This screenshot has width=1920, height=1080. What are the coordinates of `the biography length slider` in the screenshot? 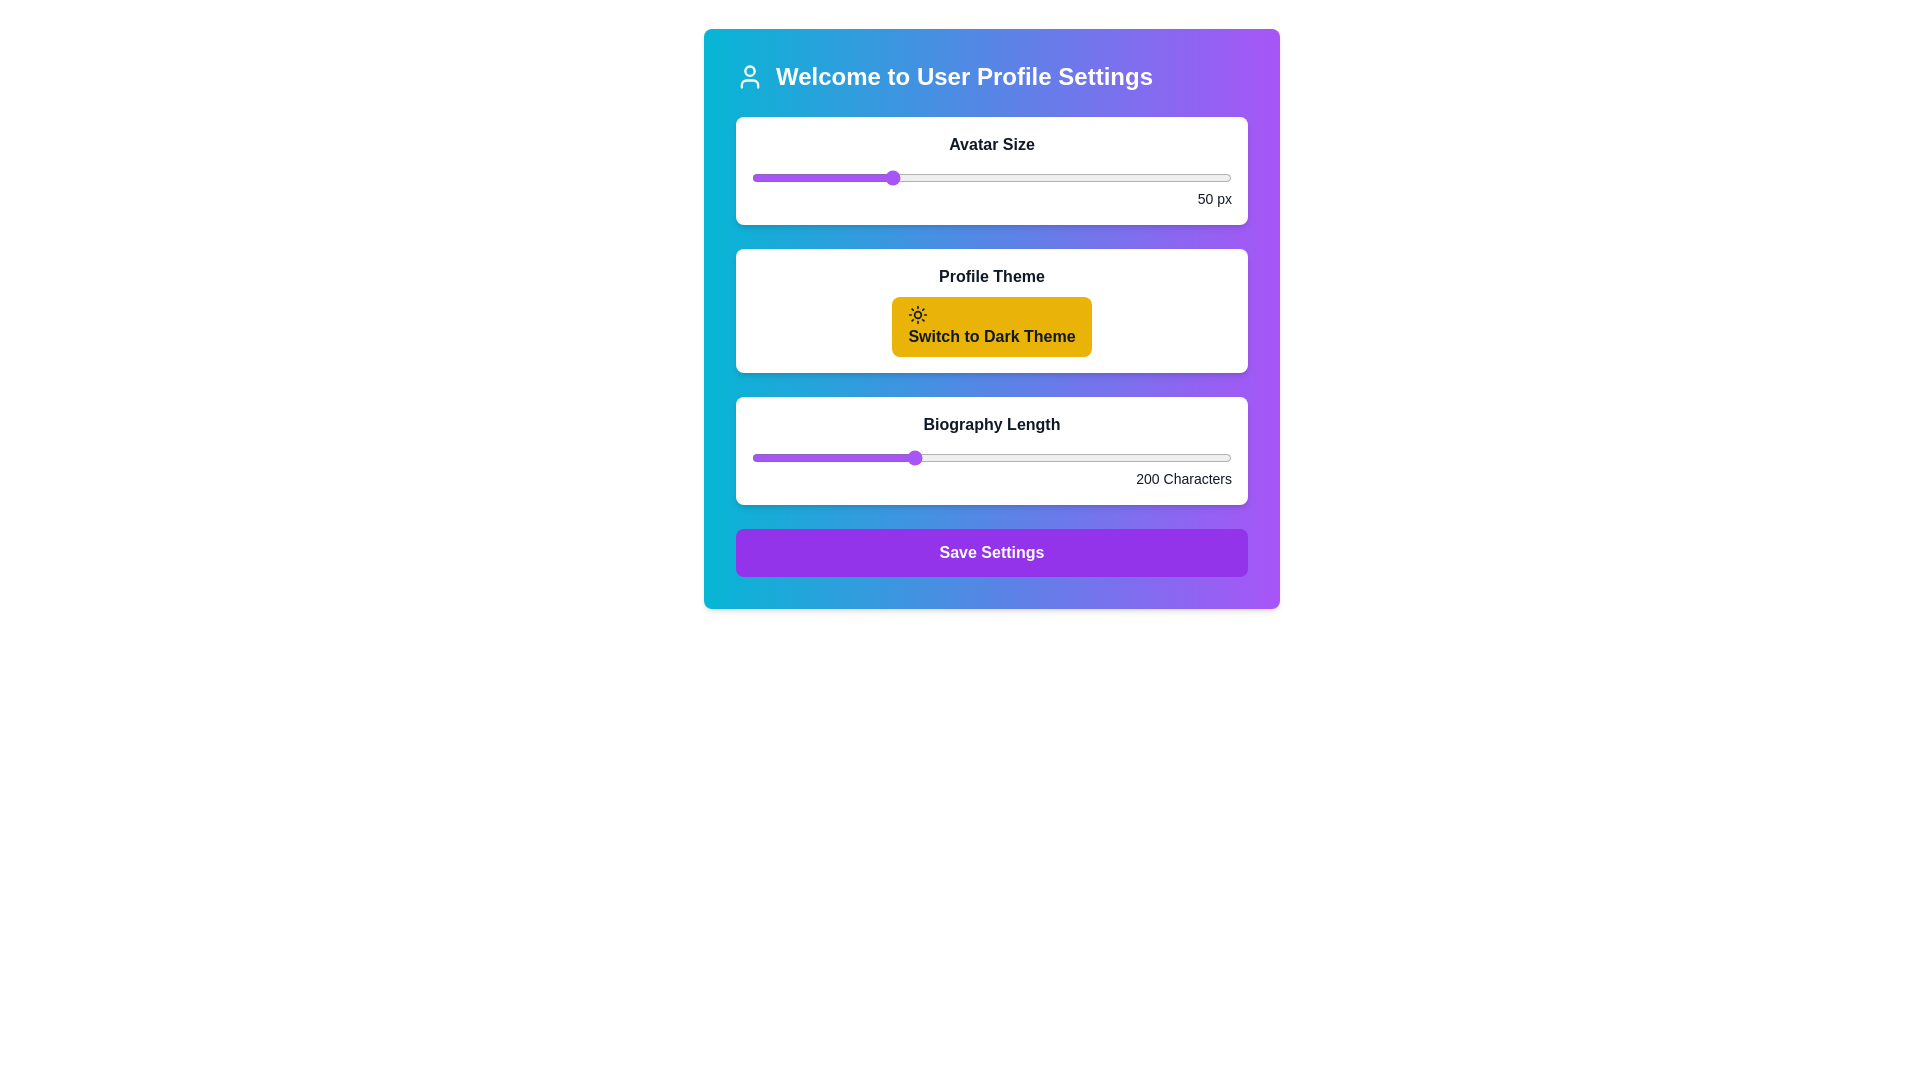 It's located at (900, 458).